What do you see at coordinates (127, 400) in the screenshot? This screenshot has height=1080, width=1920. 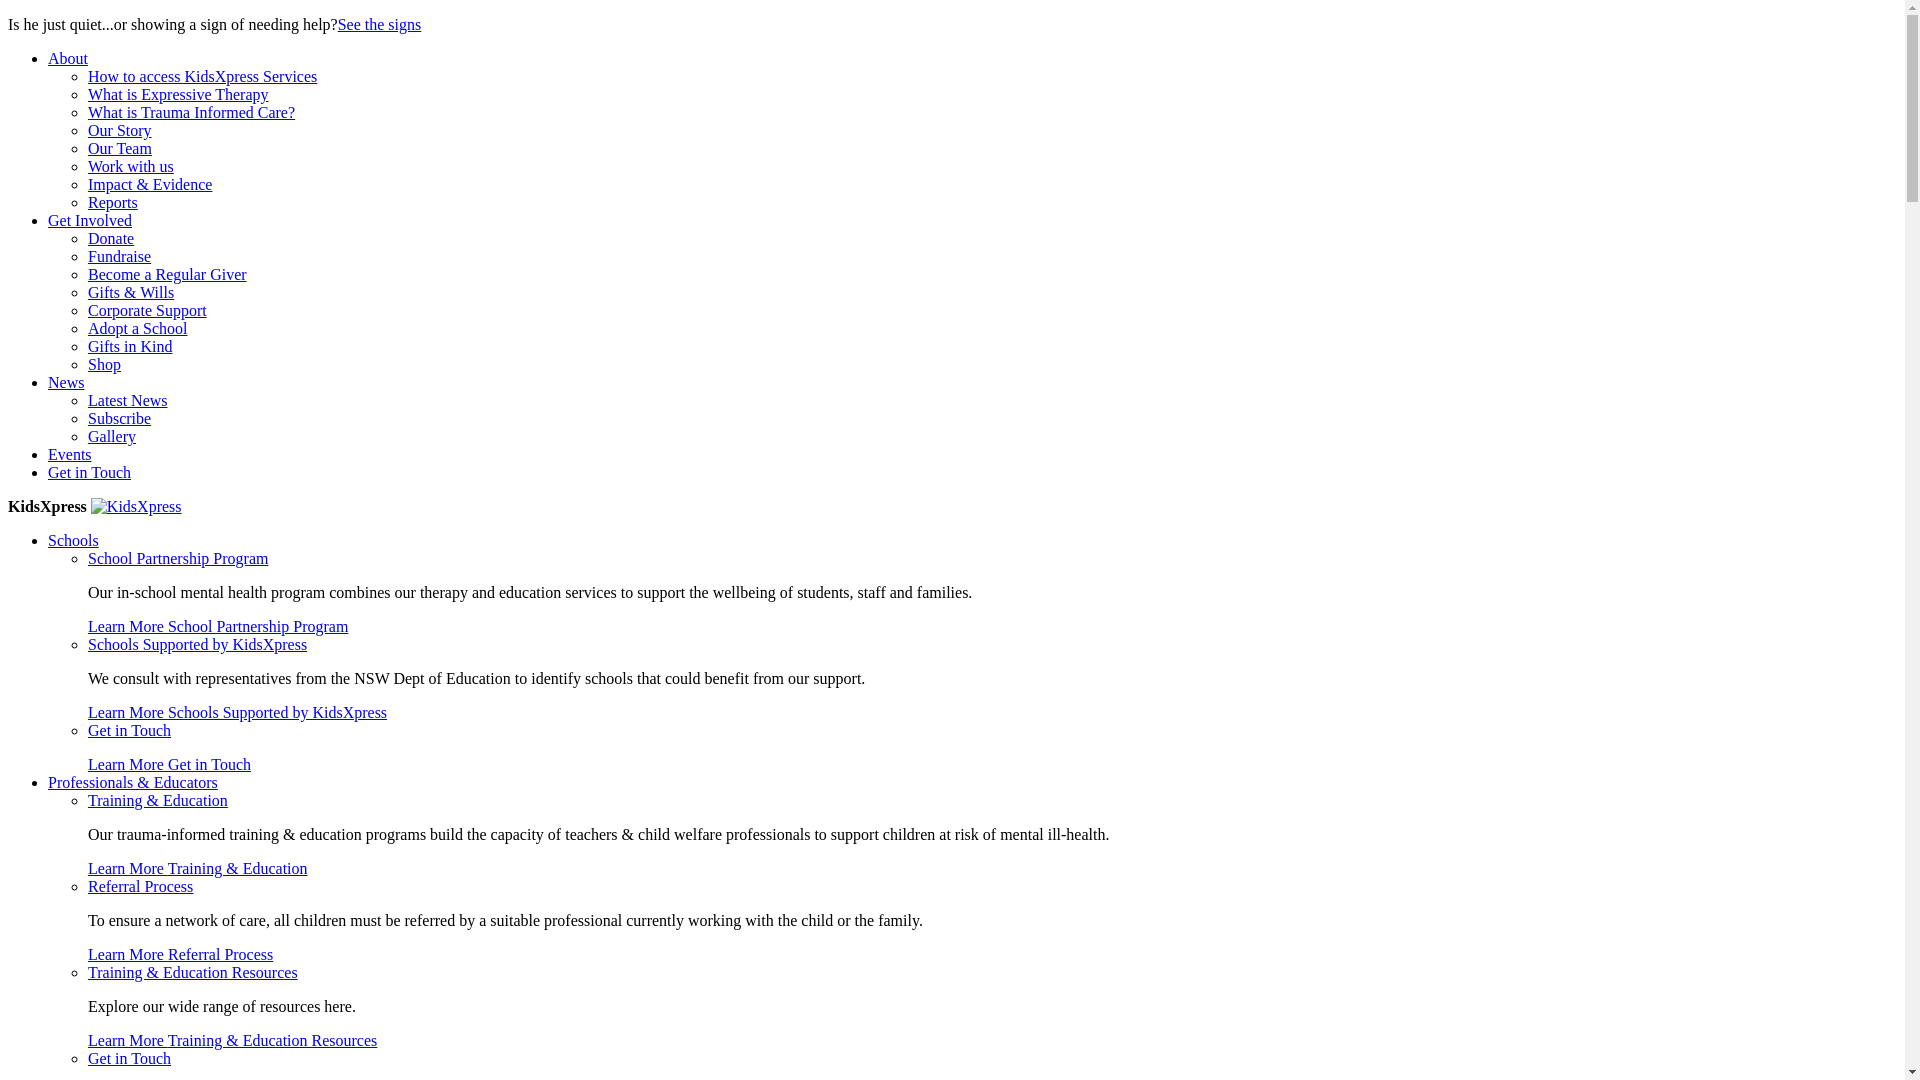 I see `'Latest News'` at bounding box center [127, 400].